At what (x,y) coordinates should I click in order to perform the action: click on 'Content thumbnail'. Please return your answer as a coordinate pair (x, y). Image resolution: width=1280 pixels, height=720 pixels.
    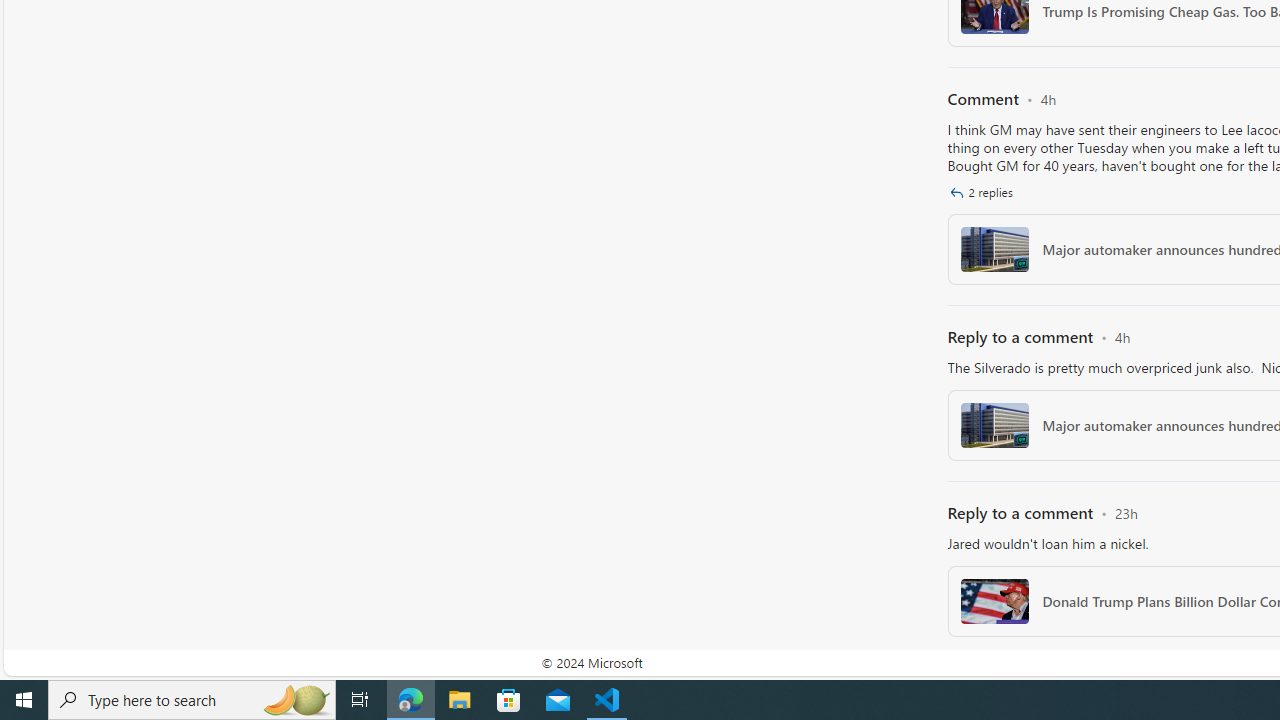
    Looking at the image, I should click on (994, 600).